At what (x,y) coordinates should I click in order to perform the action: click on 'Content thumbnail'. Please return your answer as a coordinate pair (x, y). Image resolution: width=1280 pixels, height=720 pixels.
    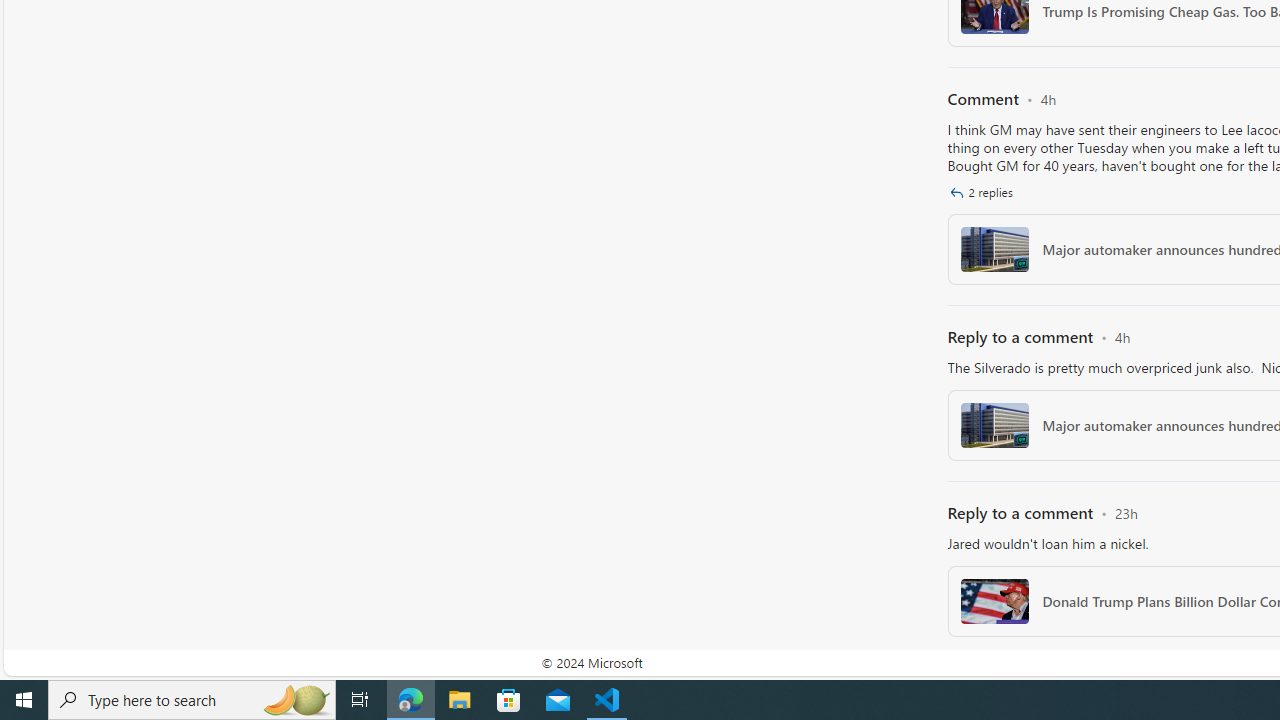
    Looking at the image, I should click on (994, 600).